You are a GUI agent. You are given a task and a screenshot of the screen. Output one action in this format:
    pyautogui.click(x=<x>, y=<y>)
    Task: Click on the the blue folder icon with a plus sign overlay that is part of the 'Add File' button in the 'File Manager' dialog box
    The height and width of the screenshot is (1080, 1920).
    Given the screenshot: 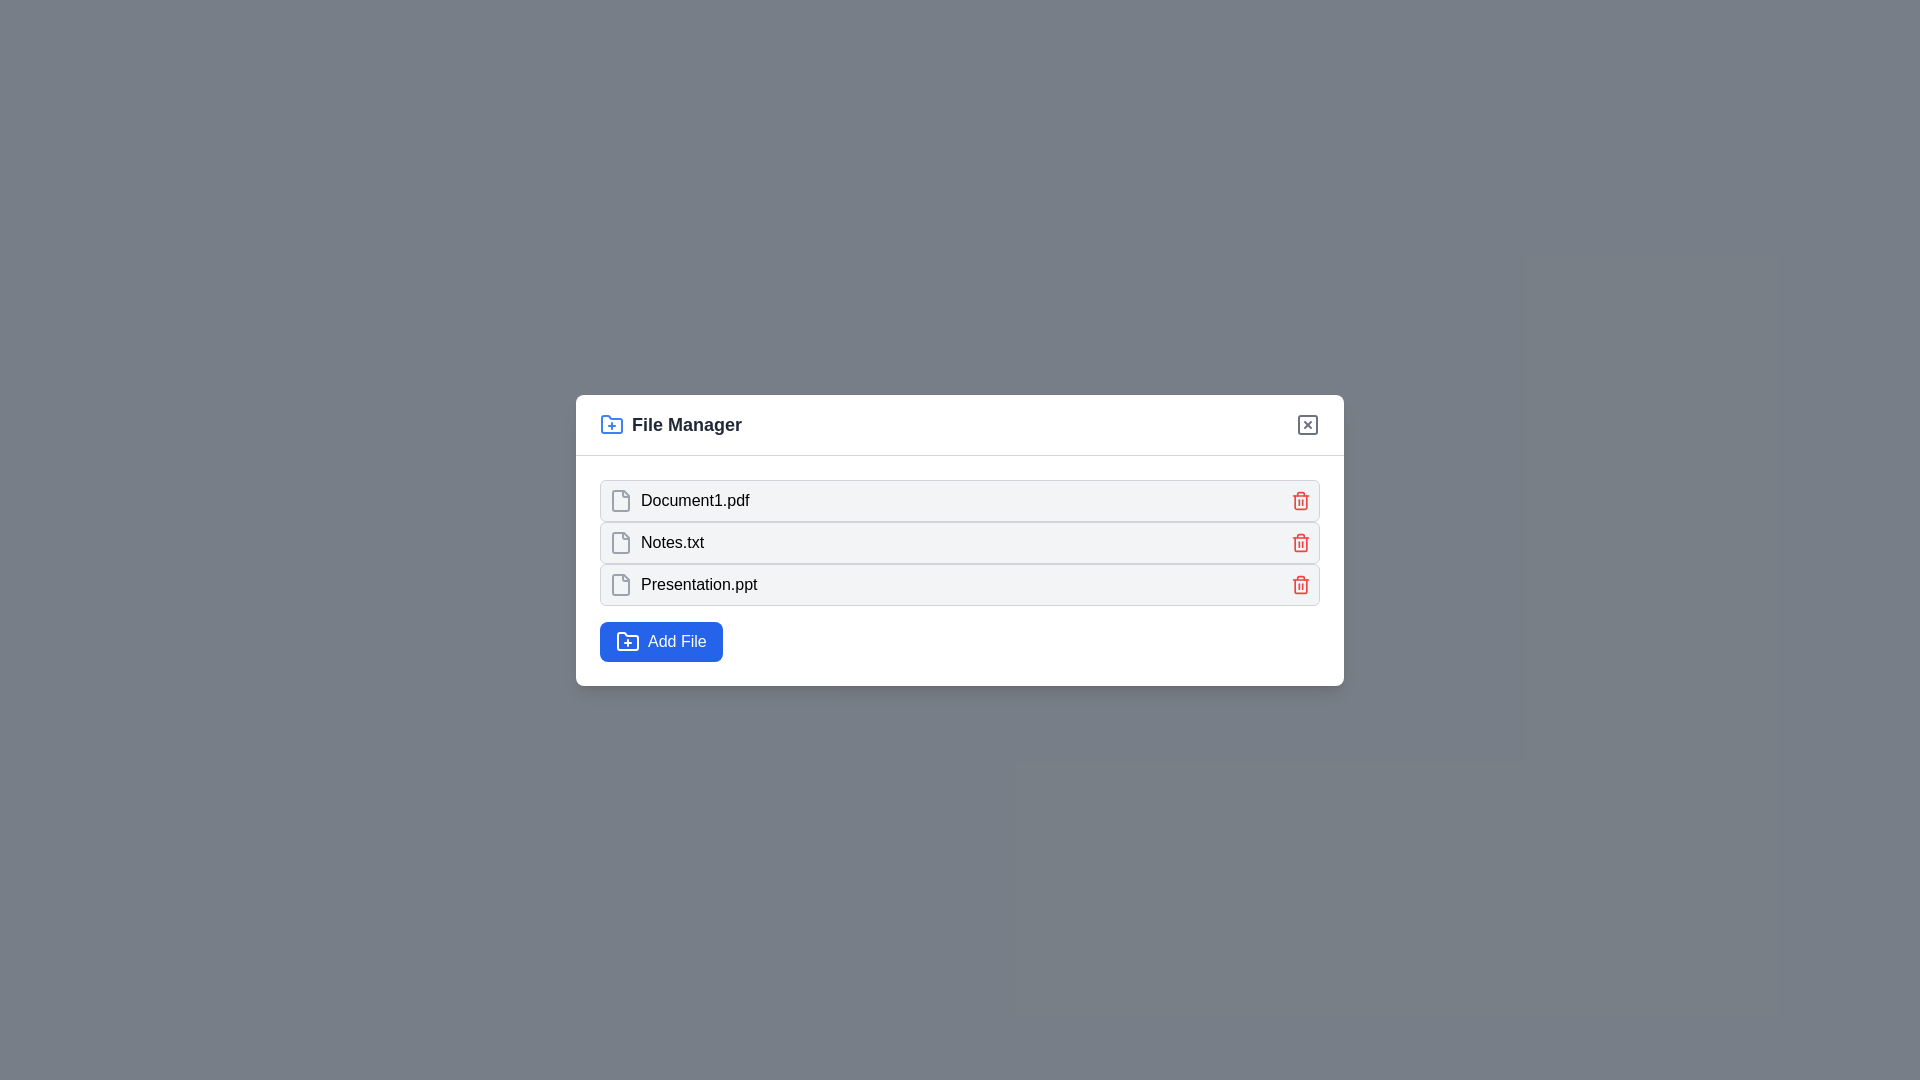 What is the action you would take?
    pyautogui.click(x=627, y=640)
    